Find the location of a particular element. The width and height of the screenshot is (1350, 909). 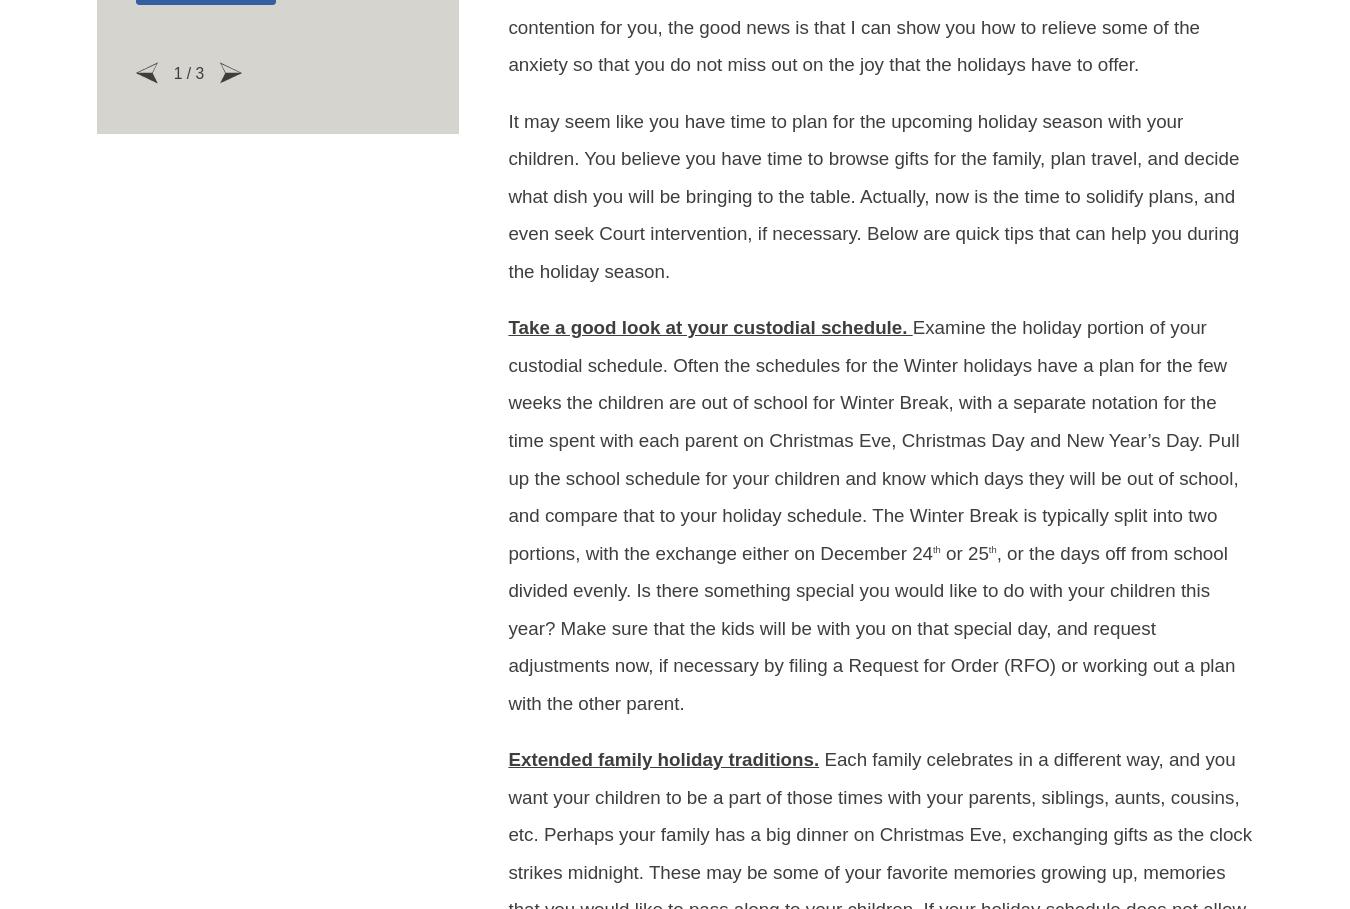

'951-400-5273' is located at coordinates (674, 576).